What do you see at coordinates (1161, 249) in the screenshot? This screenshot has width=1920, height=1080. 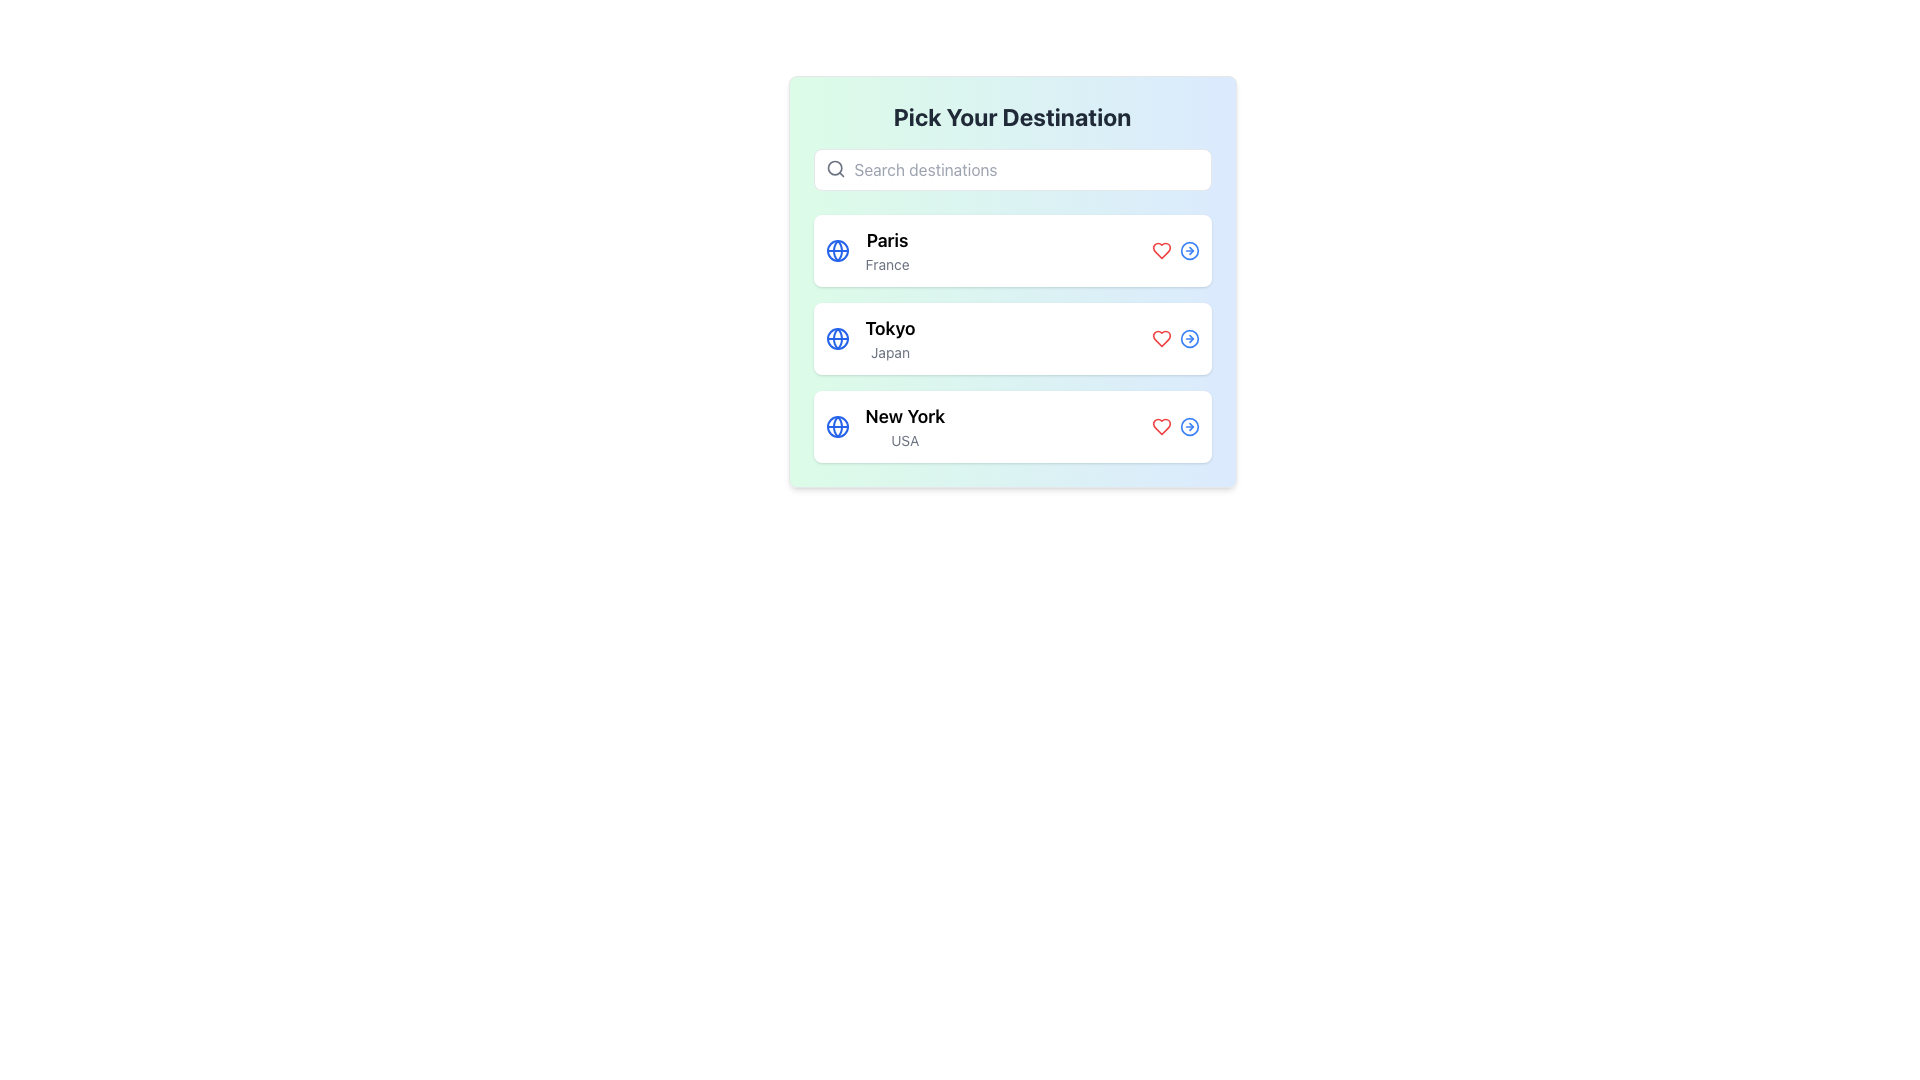 I see `the heart icon button located within the Paris destination card` at bounding box center [1161, 249].